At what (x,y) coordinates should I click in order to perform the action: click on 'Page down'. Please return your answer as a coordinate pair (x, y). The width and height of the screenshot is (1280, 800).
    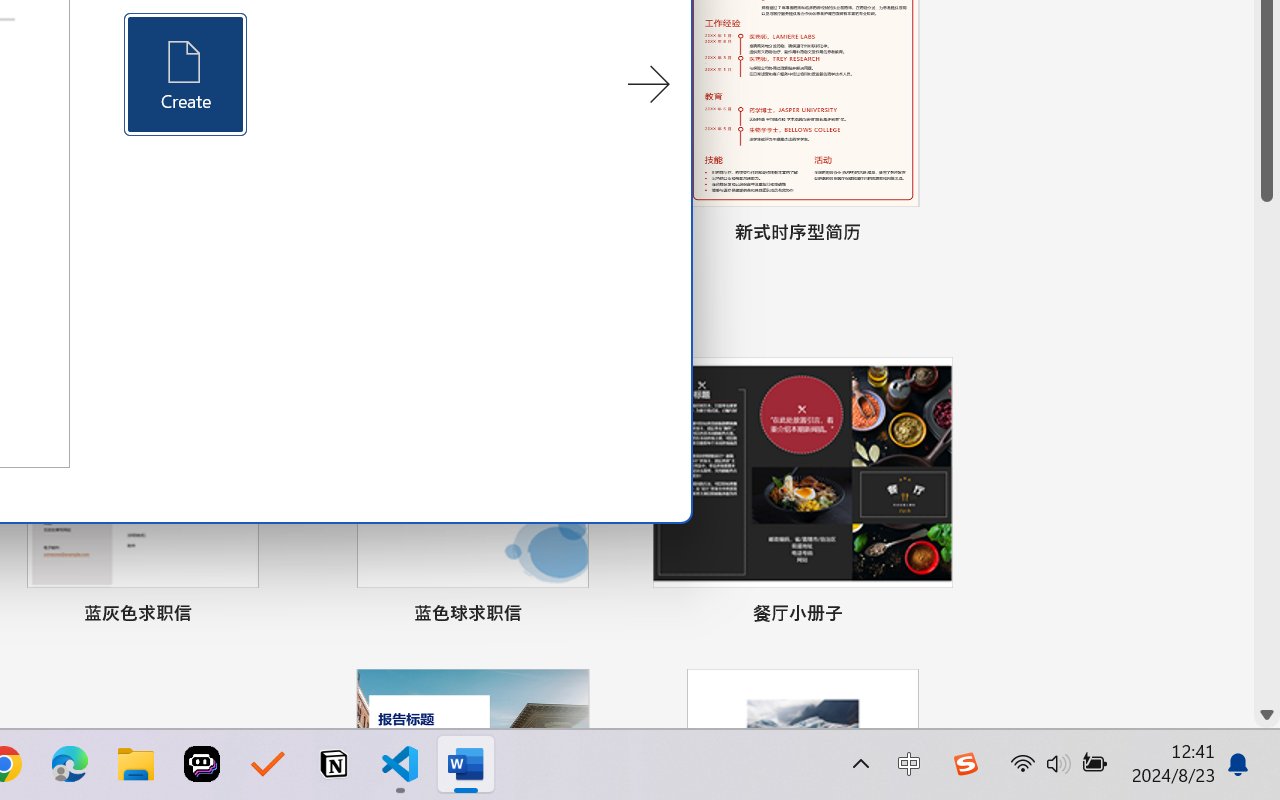
    Looking at the image, I should click on (1266, 450).